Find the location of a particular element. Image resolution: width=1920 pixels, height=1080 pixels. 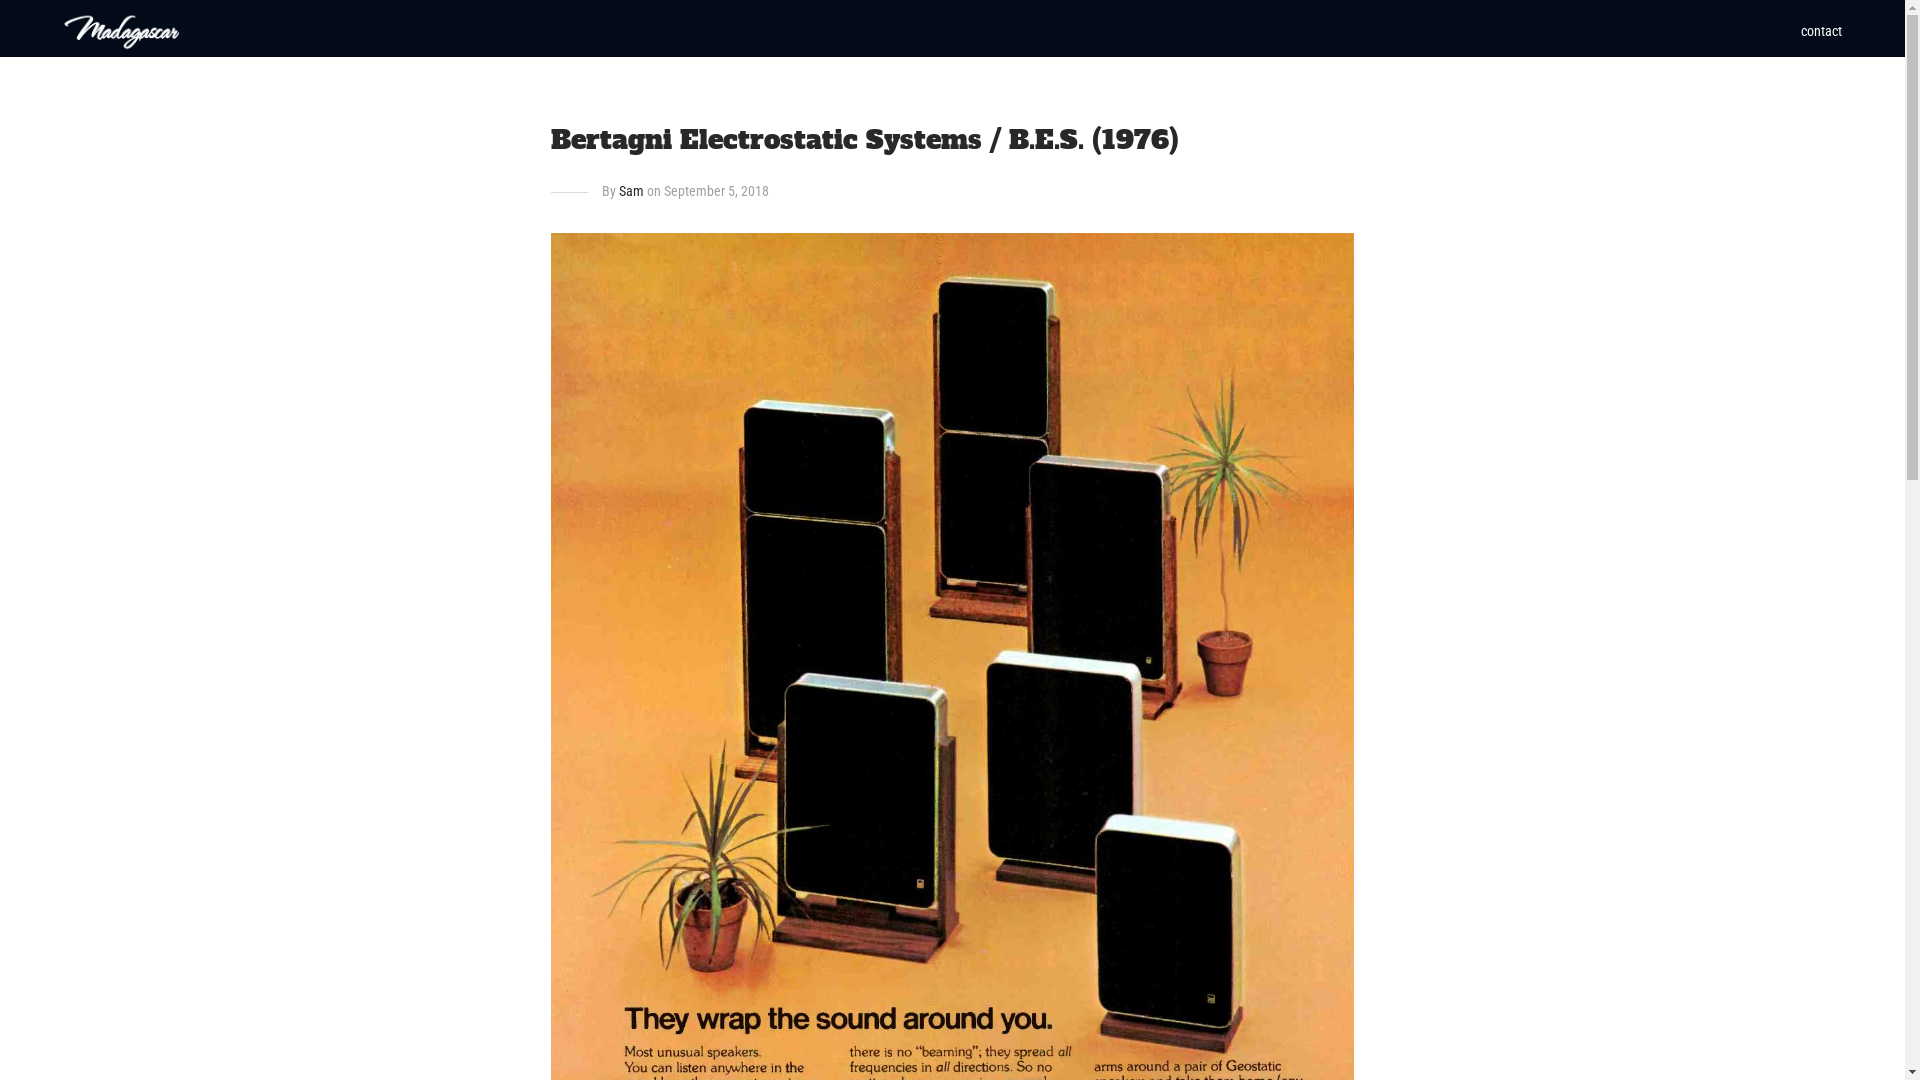

'contact' is located at coordinates (1821, 30).